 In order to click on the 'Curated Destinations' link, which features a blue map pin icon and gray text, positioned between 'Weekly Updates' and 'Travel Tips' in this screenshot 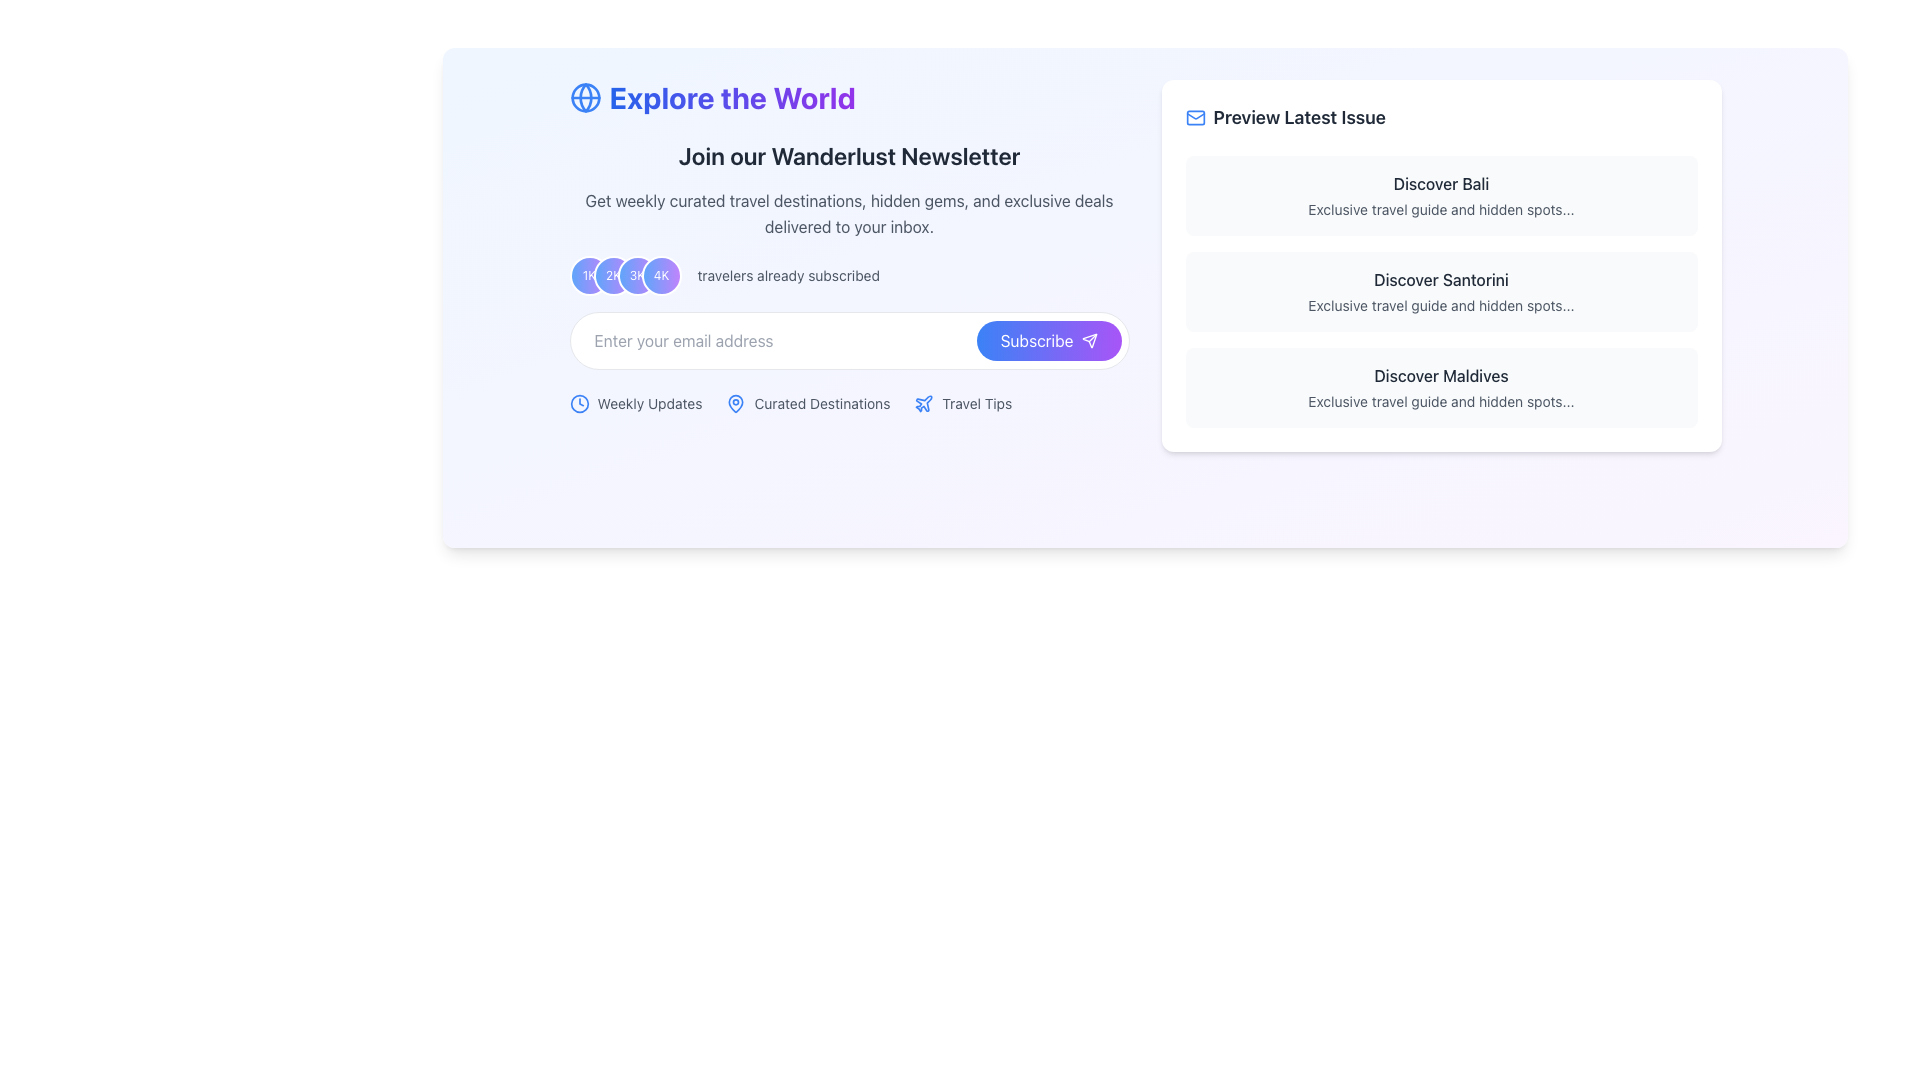, I will do `click(808, 404)`.